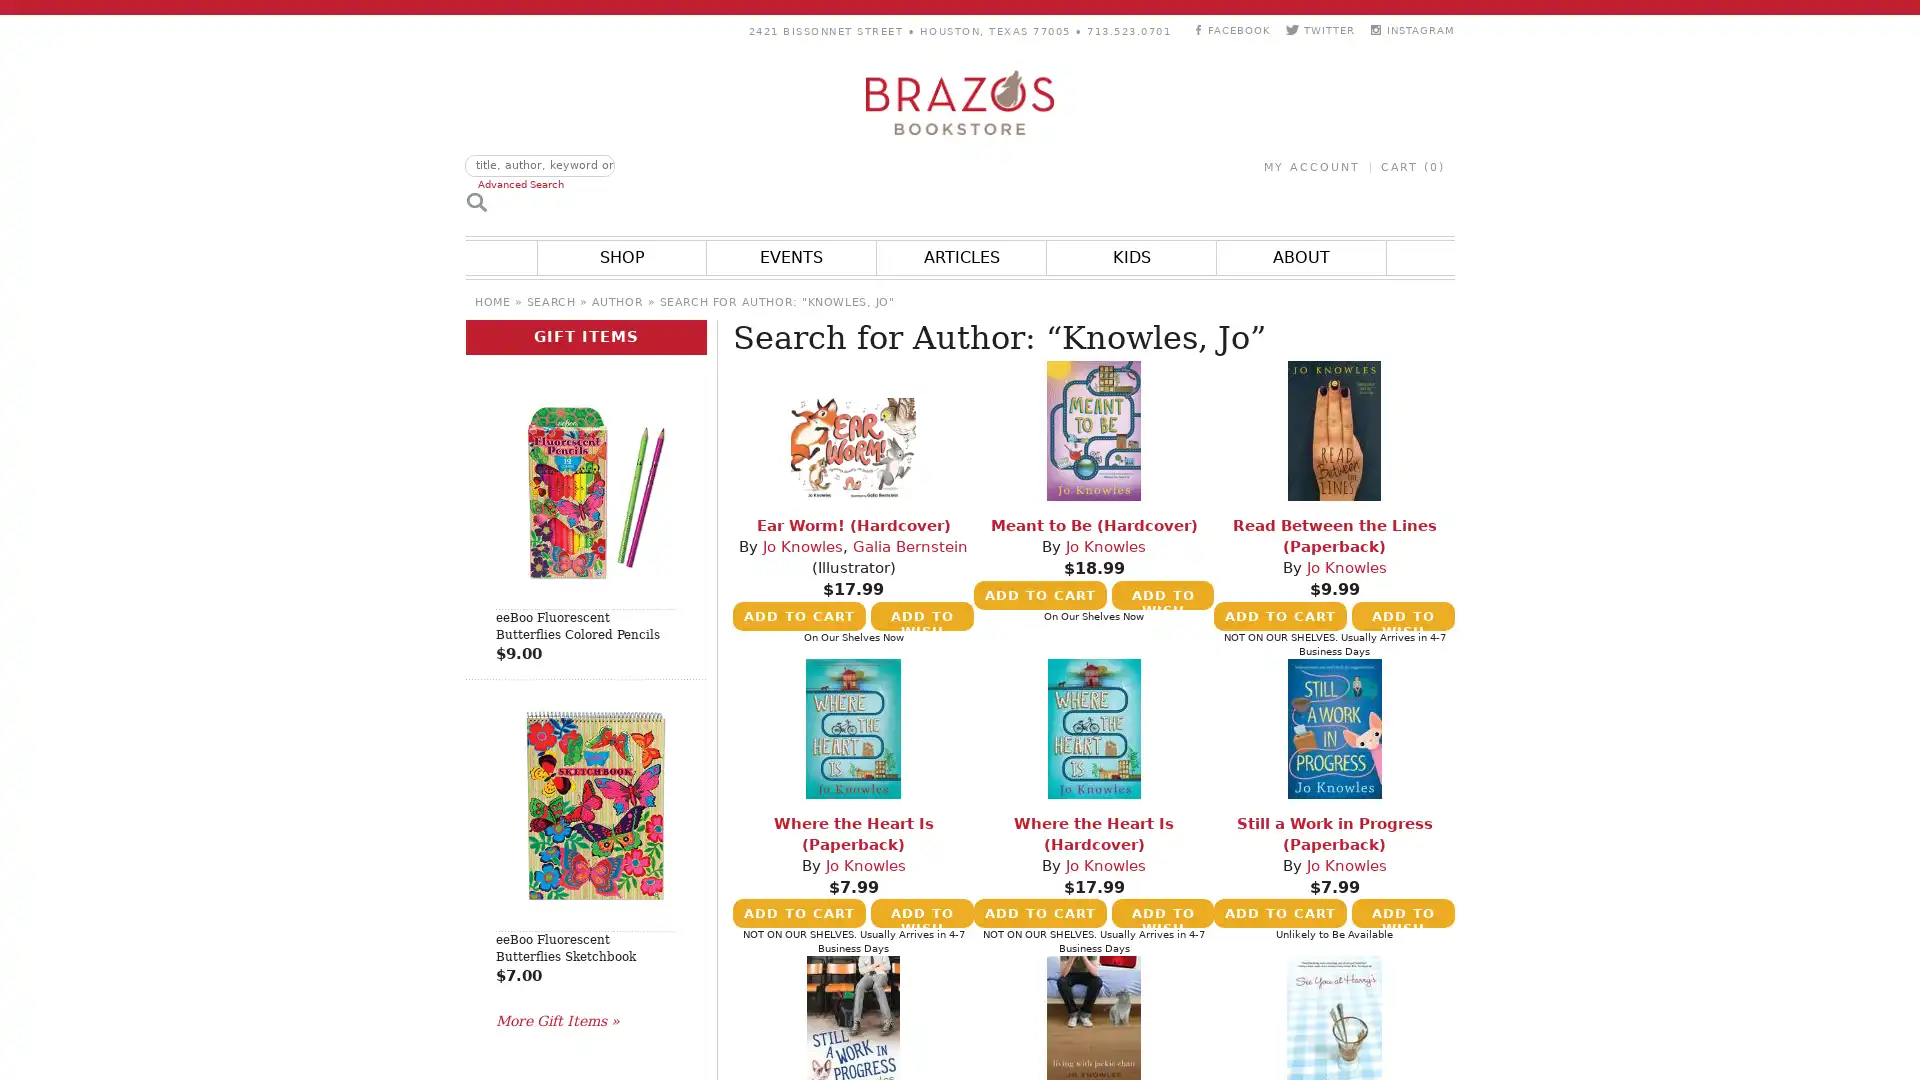 Image resolution: width=1920 pixels, height=1080 pixels. Describe the element at coordinates (475, 200) in the screenshot. I see `Search` at that location.